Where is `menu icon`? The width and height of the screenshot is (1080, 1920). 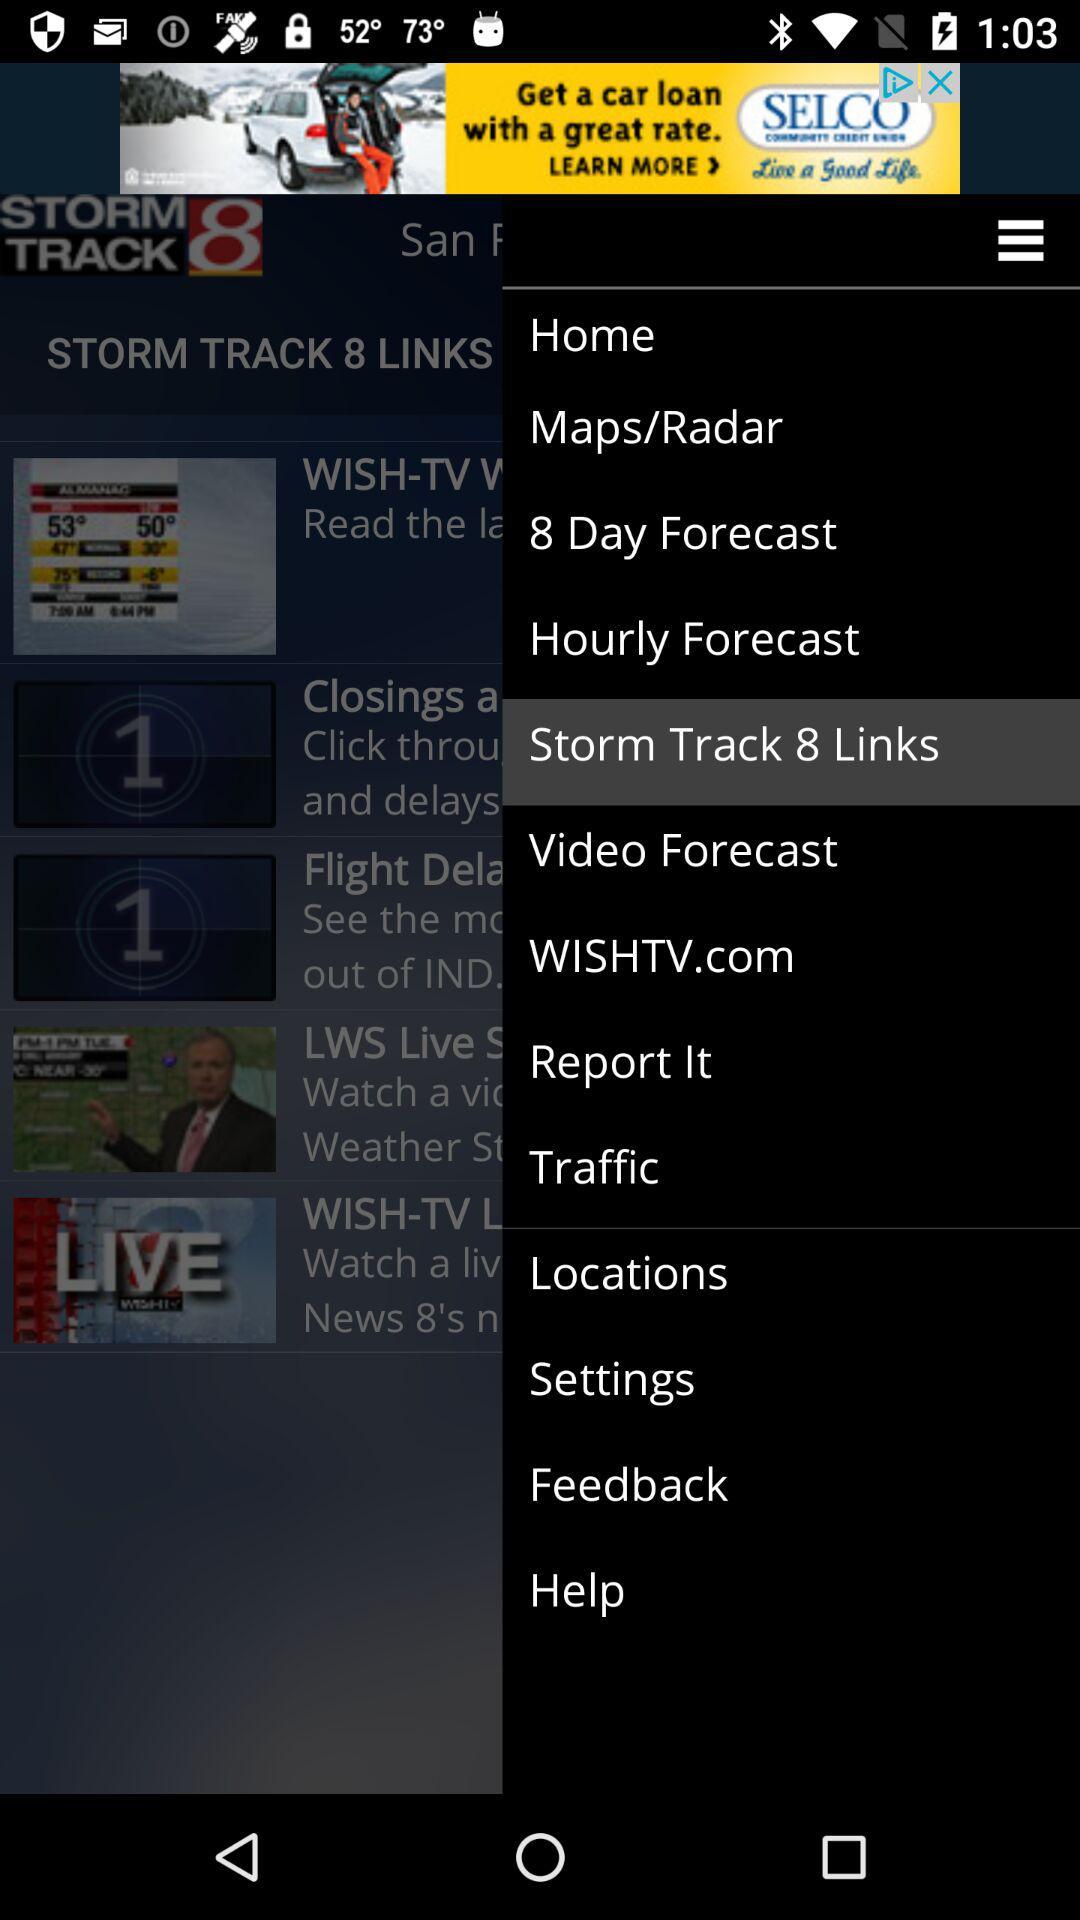 menu icon is located at coordinates (1026, 240).